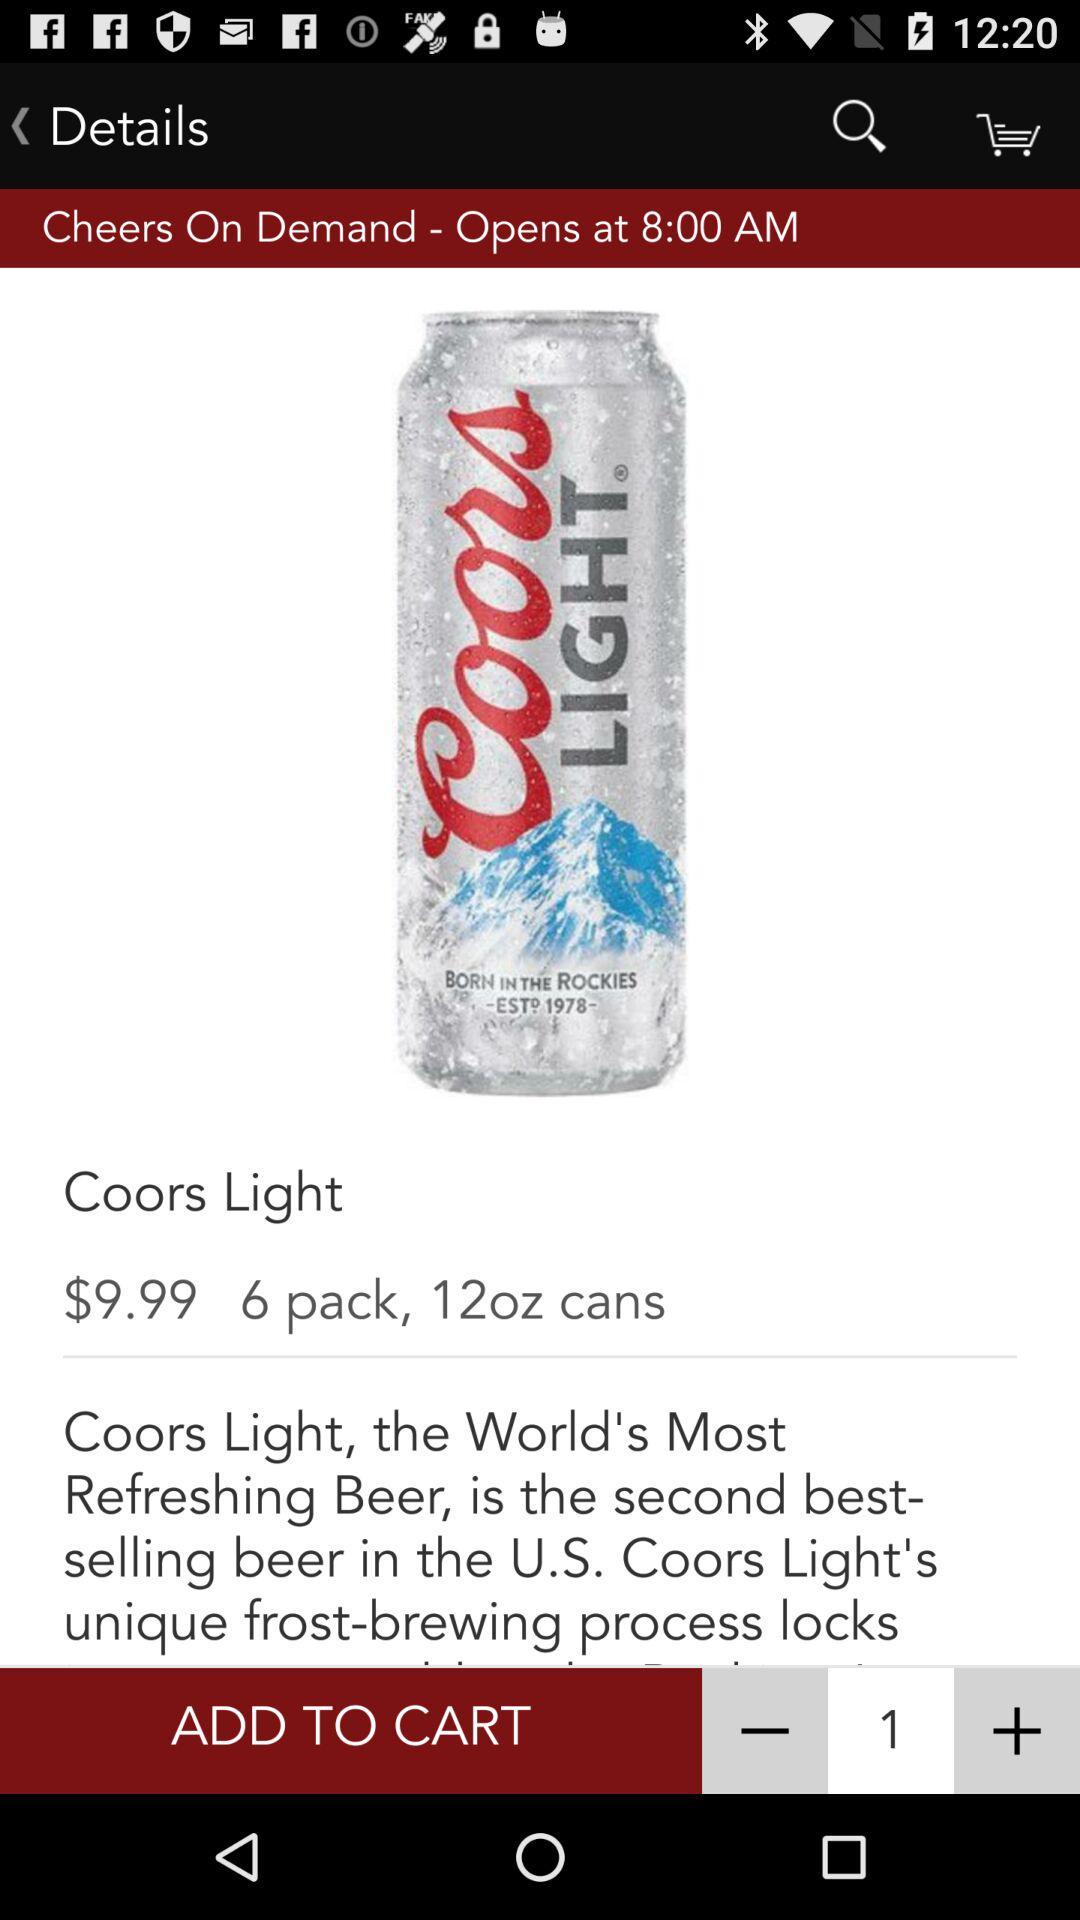 Image resolution: width=1080 pixels, height=1920 pixels. Describe the element at coordinates (1017, 1730) in the screenshot. I see `the item next to the 1 item` at that location.